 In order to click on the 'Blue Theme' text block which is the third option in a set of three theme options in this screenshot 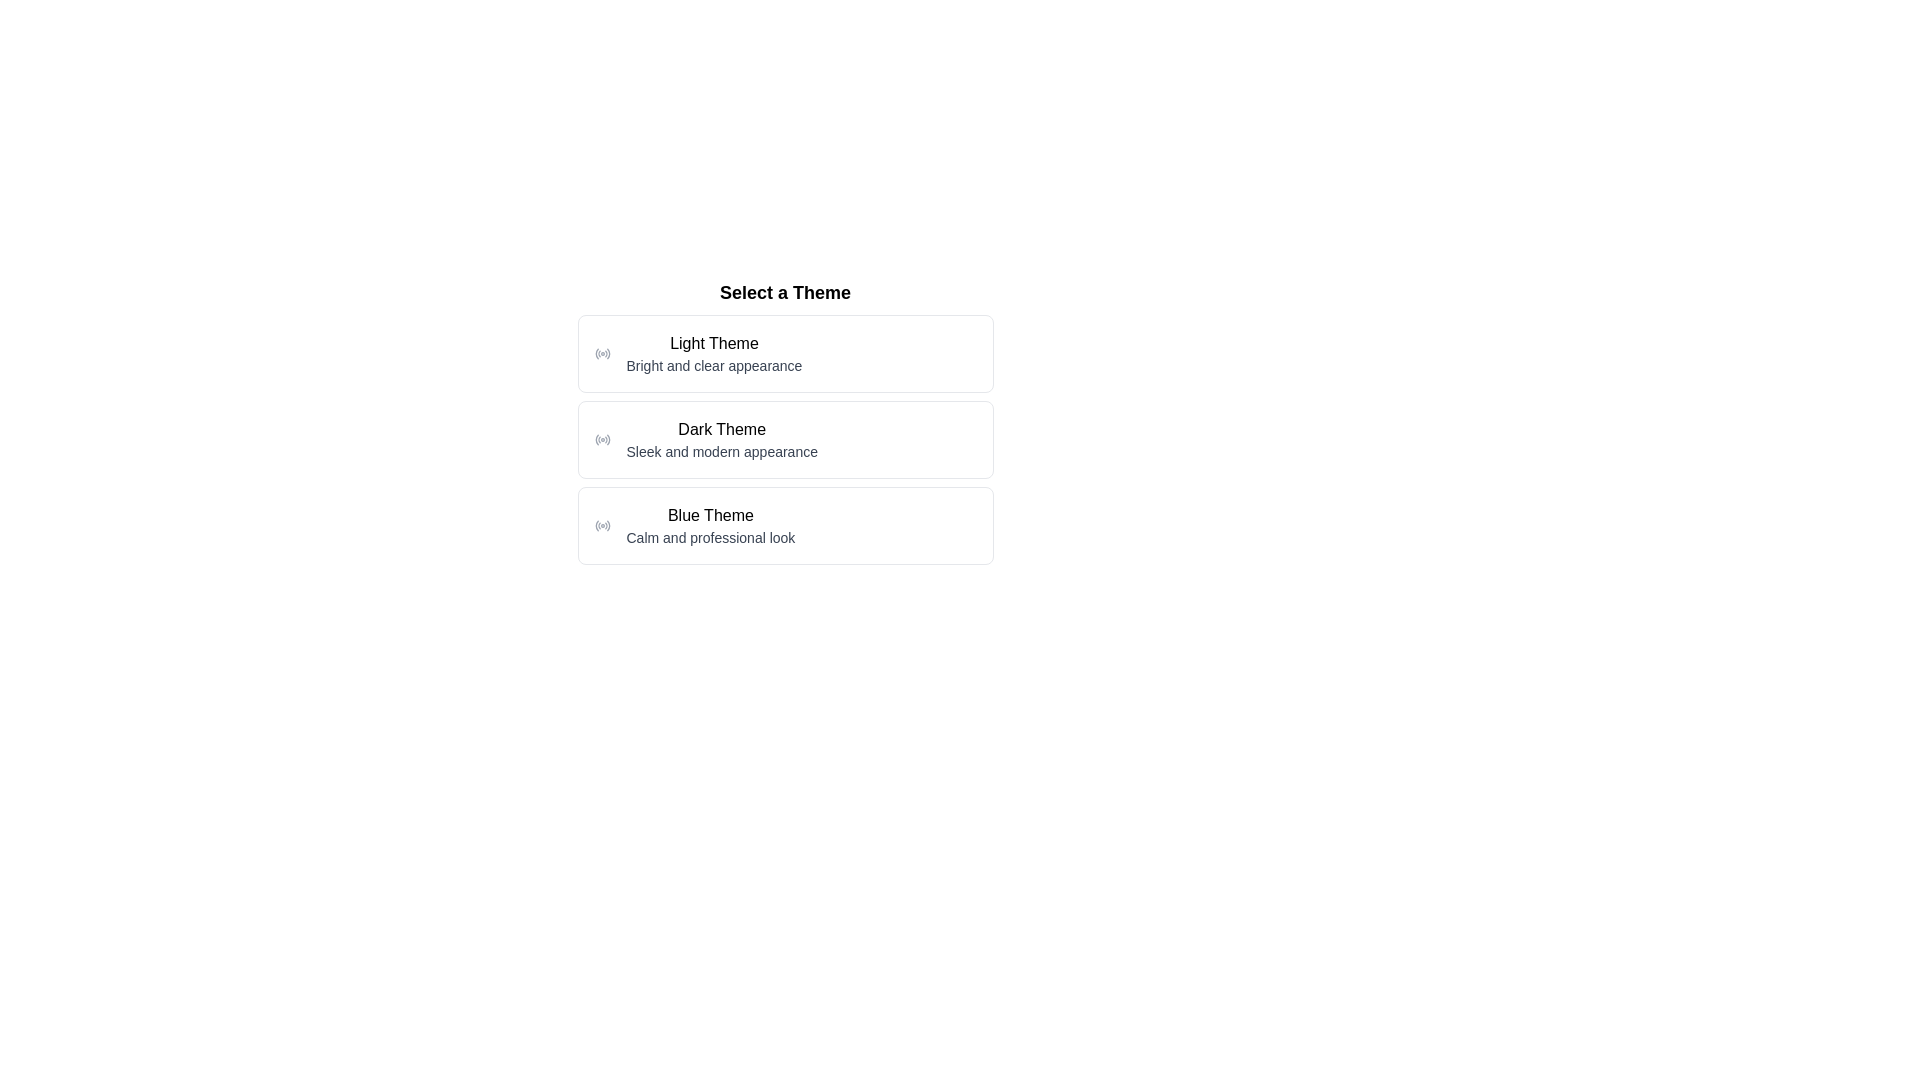, I will do `click(710, 524)`.